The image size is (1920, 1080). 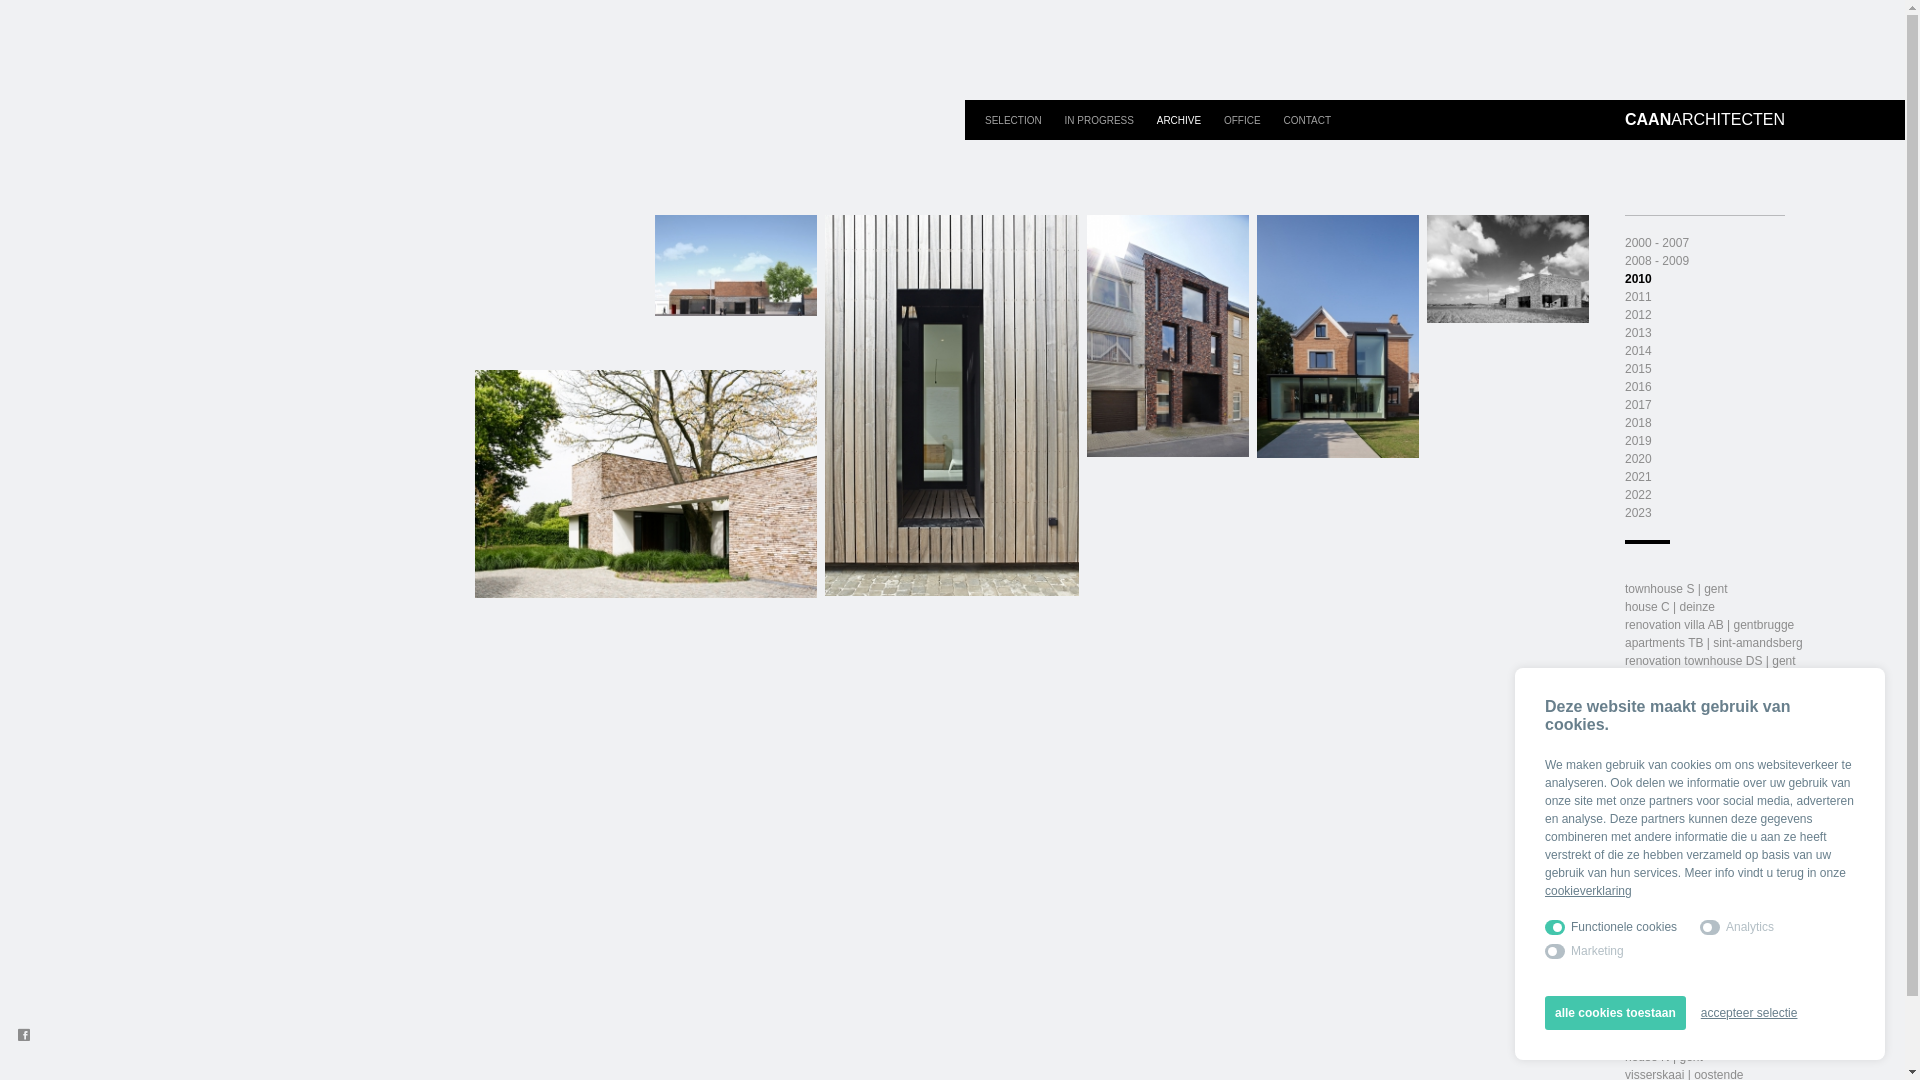 I want to click on 'ARCHIVE', so click(x=1179, y=120).